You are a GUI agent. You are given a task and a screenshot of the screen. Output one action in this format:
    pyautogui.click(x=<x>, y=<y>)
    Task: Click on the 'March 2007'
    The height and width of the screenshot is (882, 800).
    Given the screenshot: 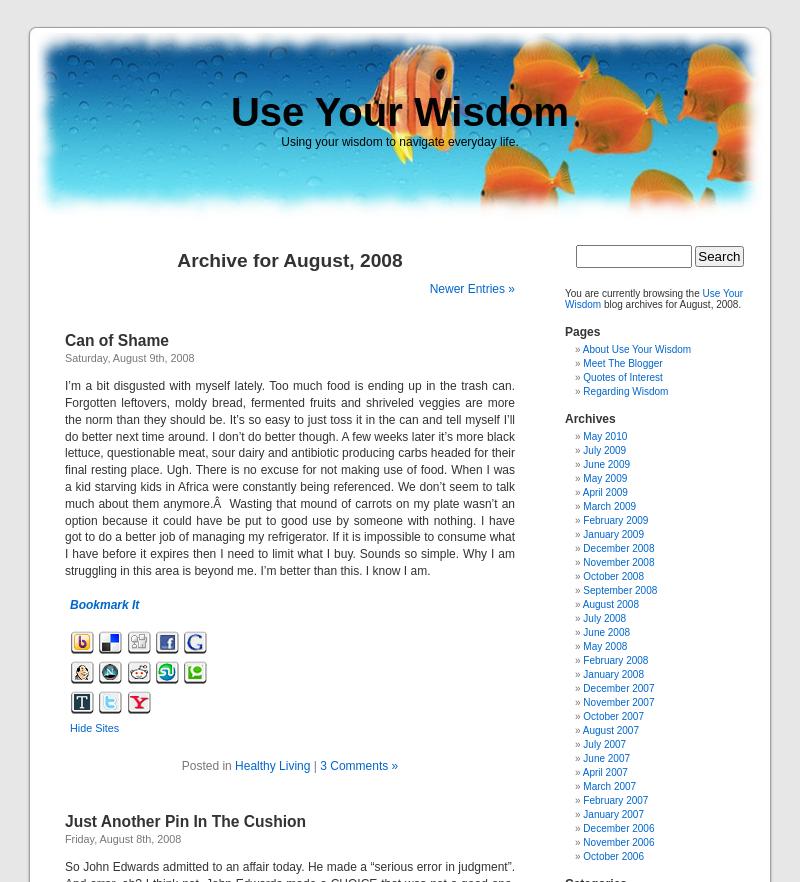 What is the action you would take?
    pyautogui.click(x=609, y=786)
    